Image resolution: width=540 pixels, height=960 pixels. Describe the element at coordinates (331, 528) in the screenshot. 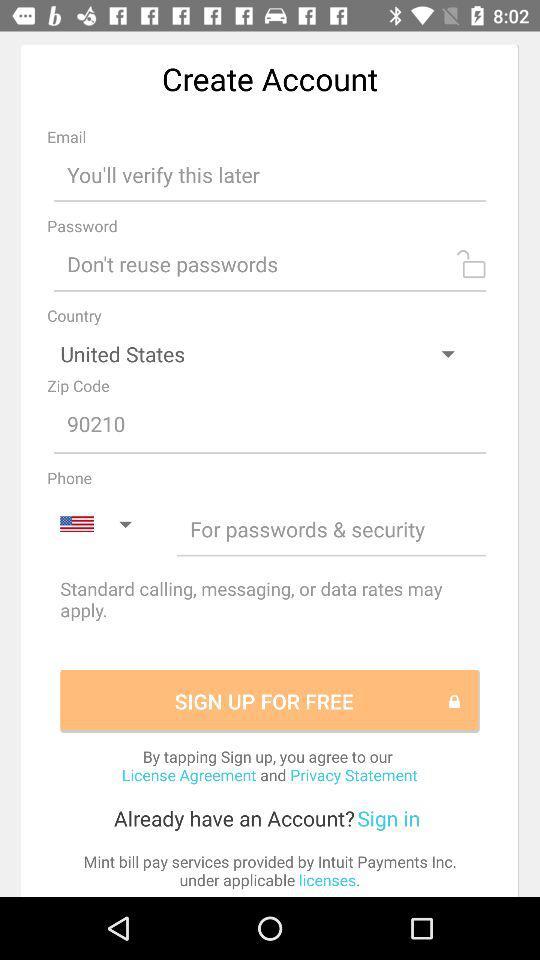

I see `phone number` at that location.